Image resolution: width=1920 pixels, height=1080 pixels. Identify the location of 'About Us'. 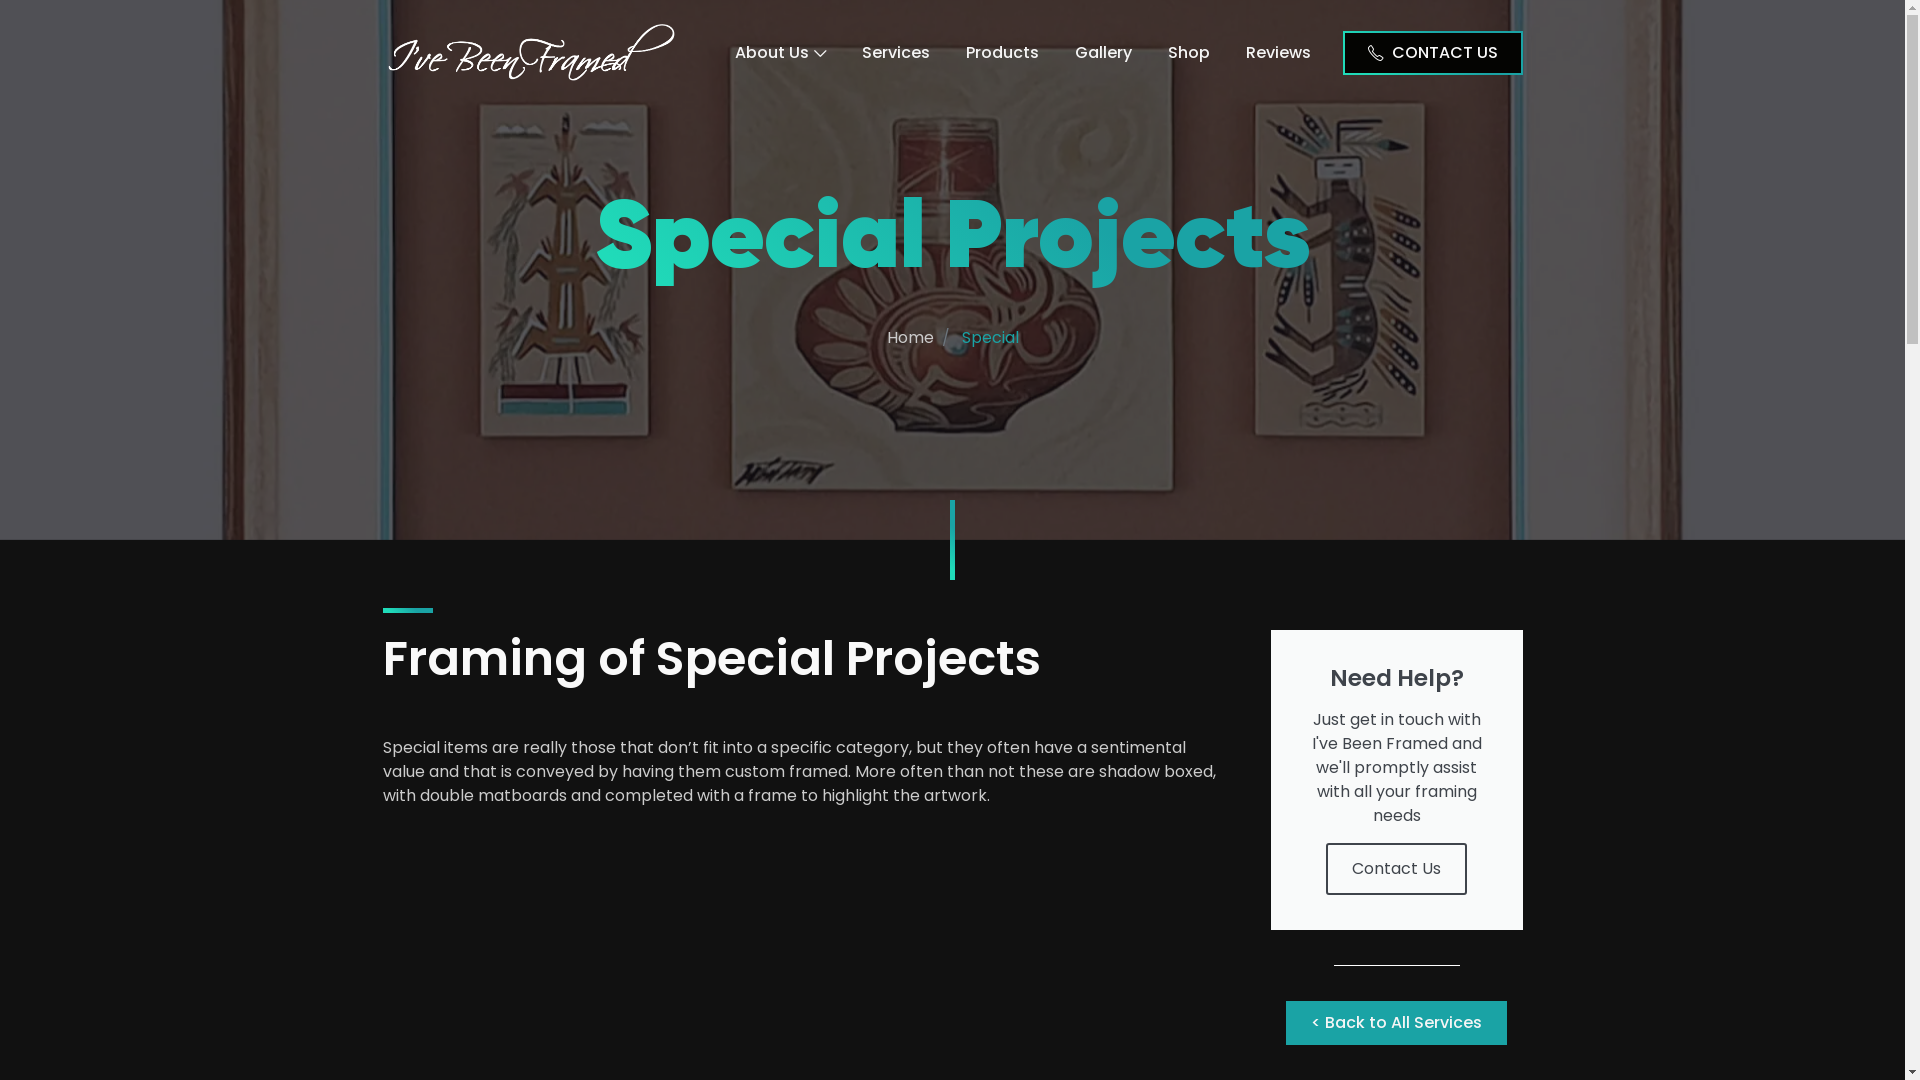
(779, 50).